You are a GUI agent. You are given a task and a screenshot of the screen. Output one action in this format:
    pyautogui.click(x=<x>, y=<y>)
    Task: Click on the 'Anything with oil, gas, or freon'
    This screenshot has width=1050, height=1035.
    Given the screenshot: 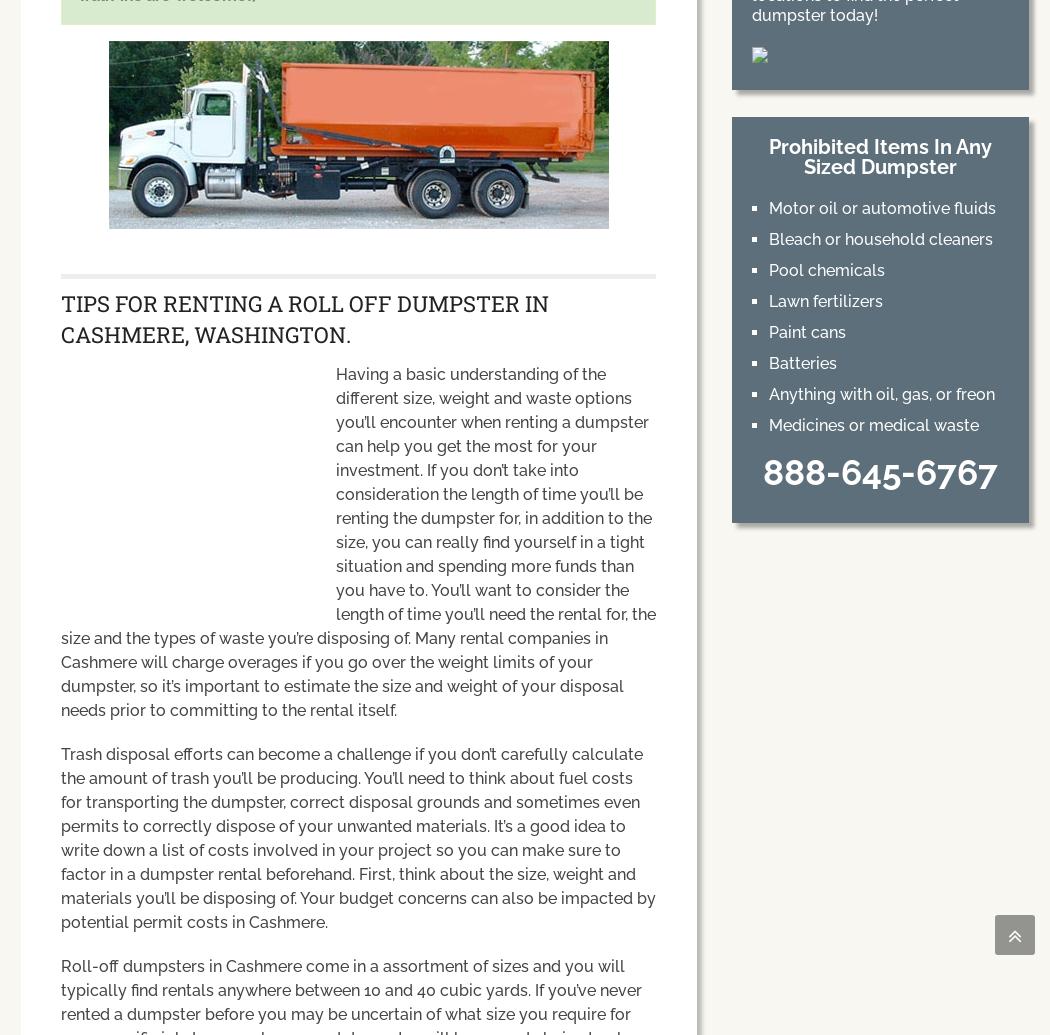 What is the action you would take?
    pyautogui.click(x=879, y=394)
    